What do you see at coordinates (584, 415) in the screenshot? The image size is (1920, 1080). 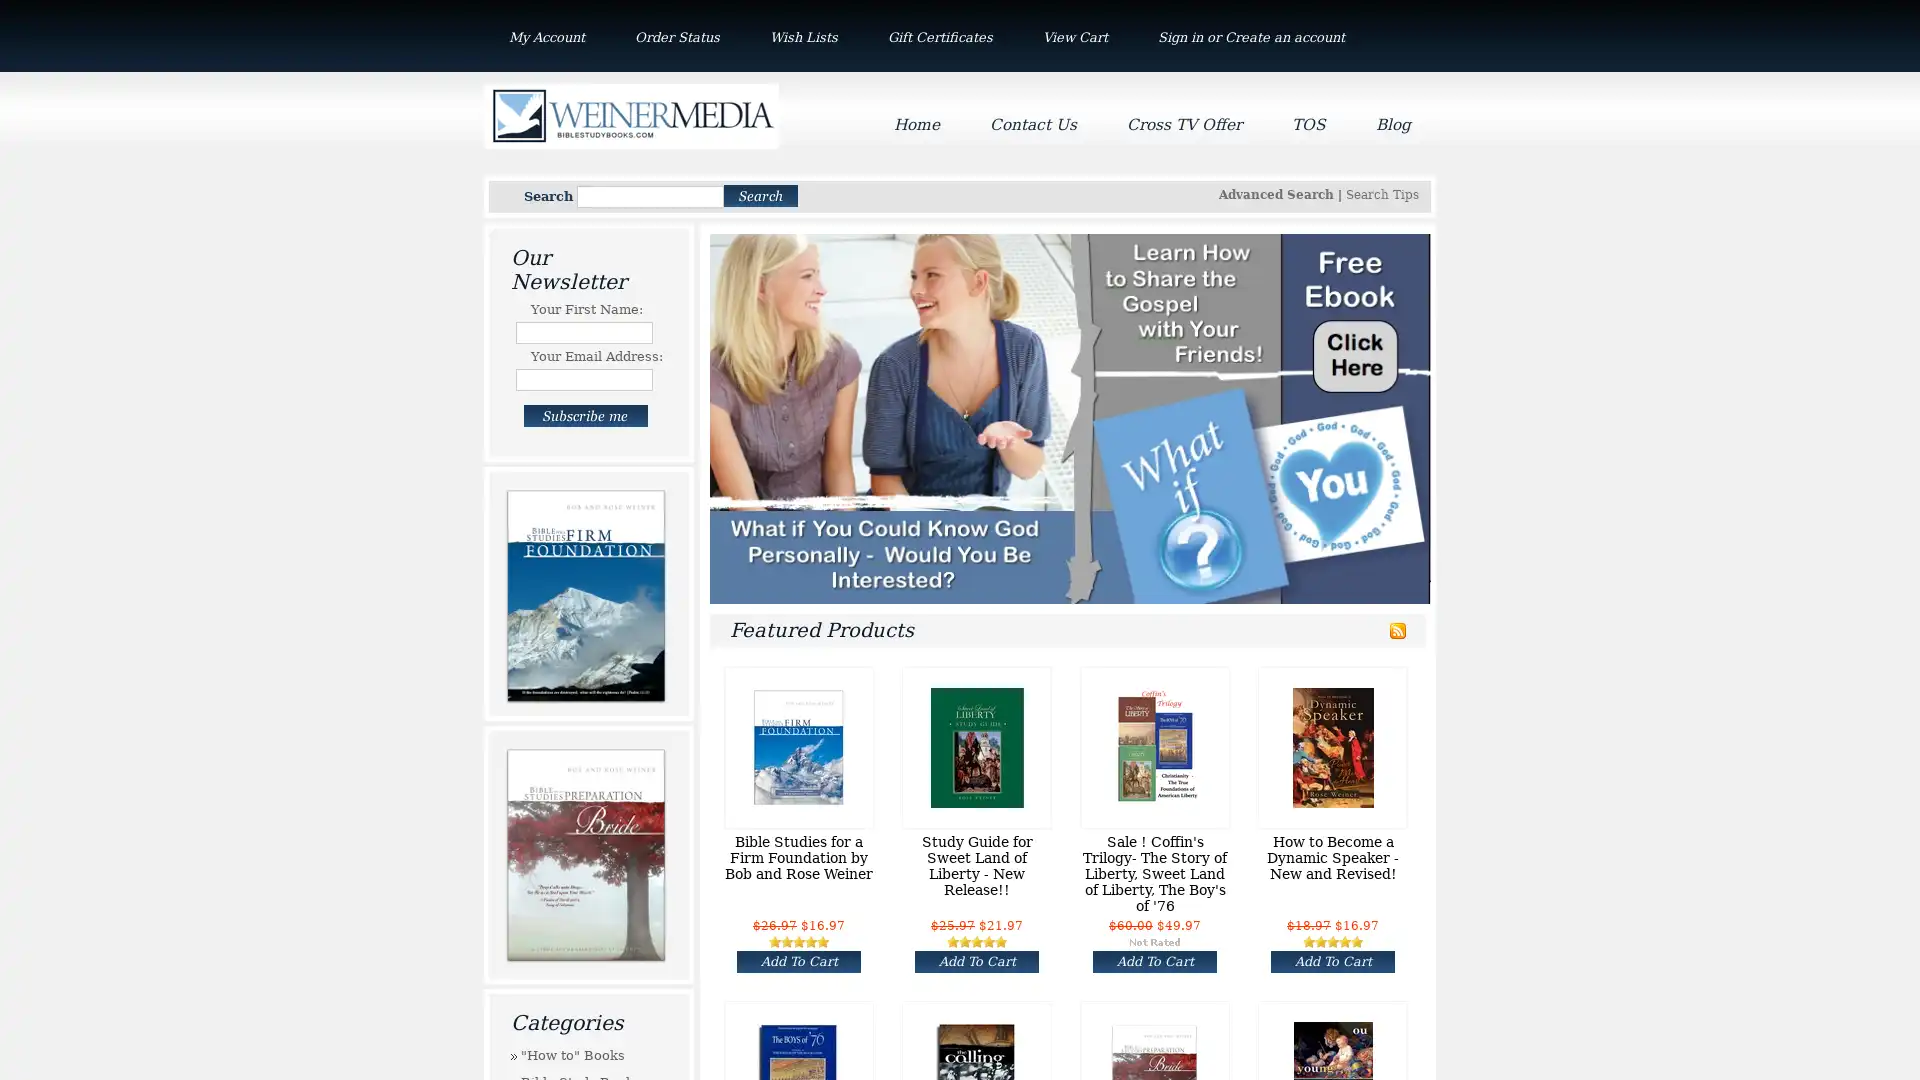 I see `Subscribe` at bounding box center [584, 415].